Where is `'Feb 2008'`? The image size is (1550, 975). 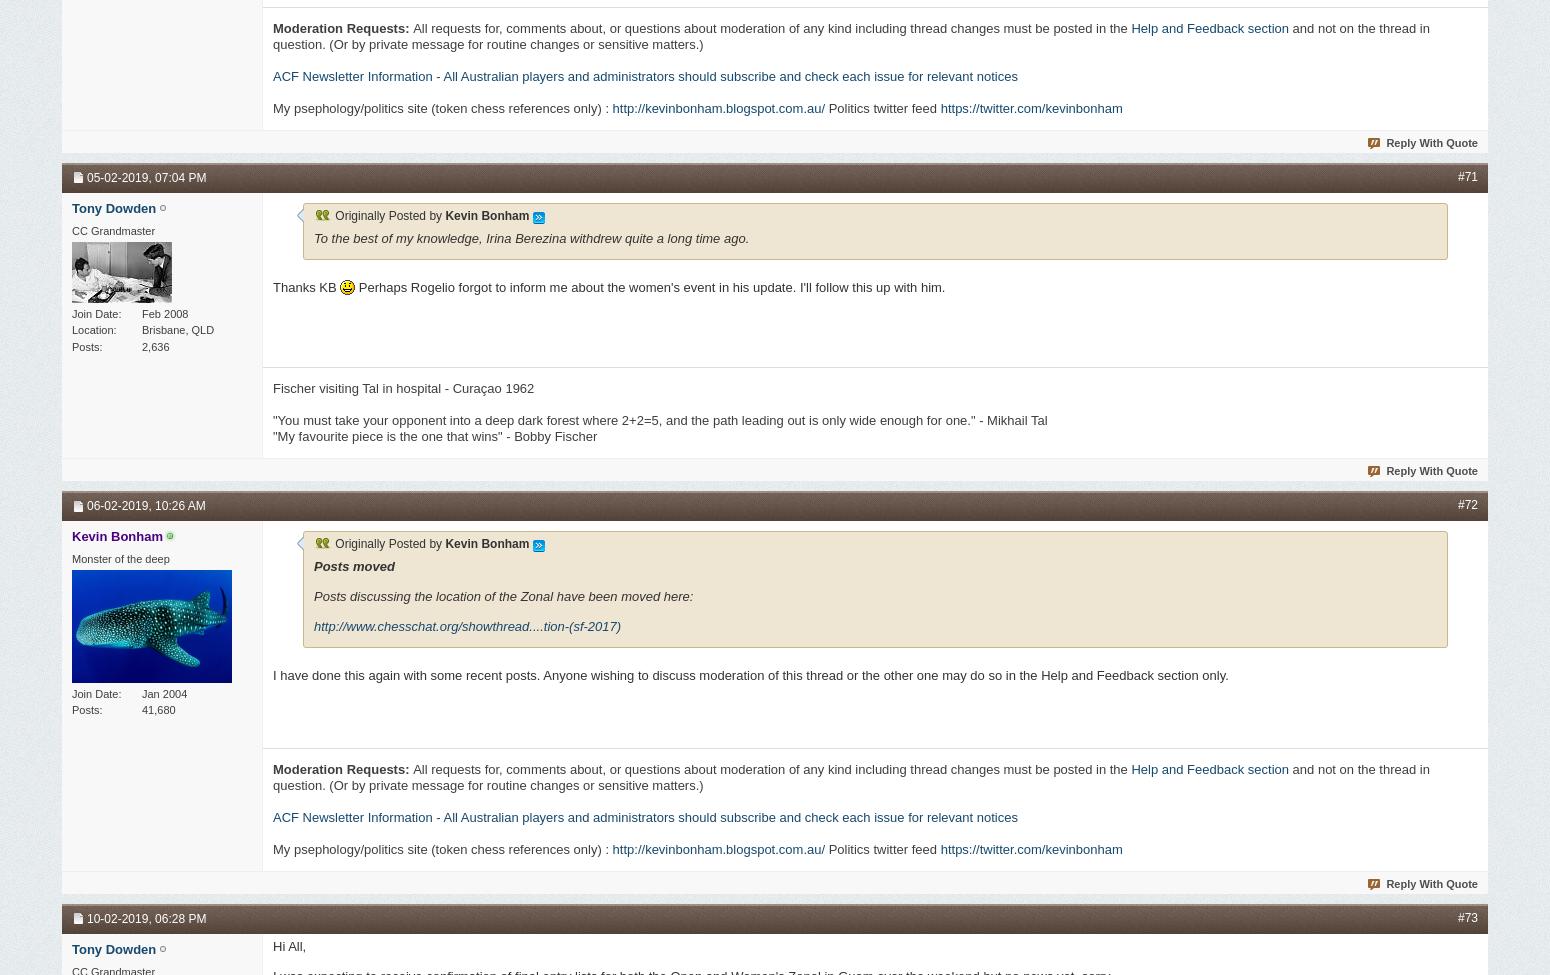 'Feb 2008' is located at coordinates (164, 311).